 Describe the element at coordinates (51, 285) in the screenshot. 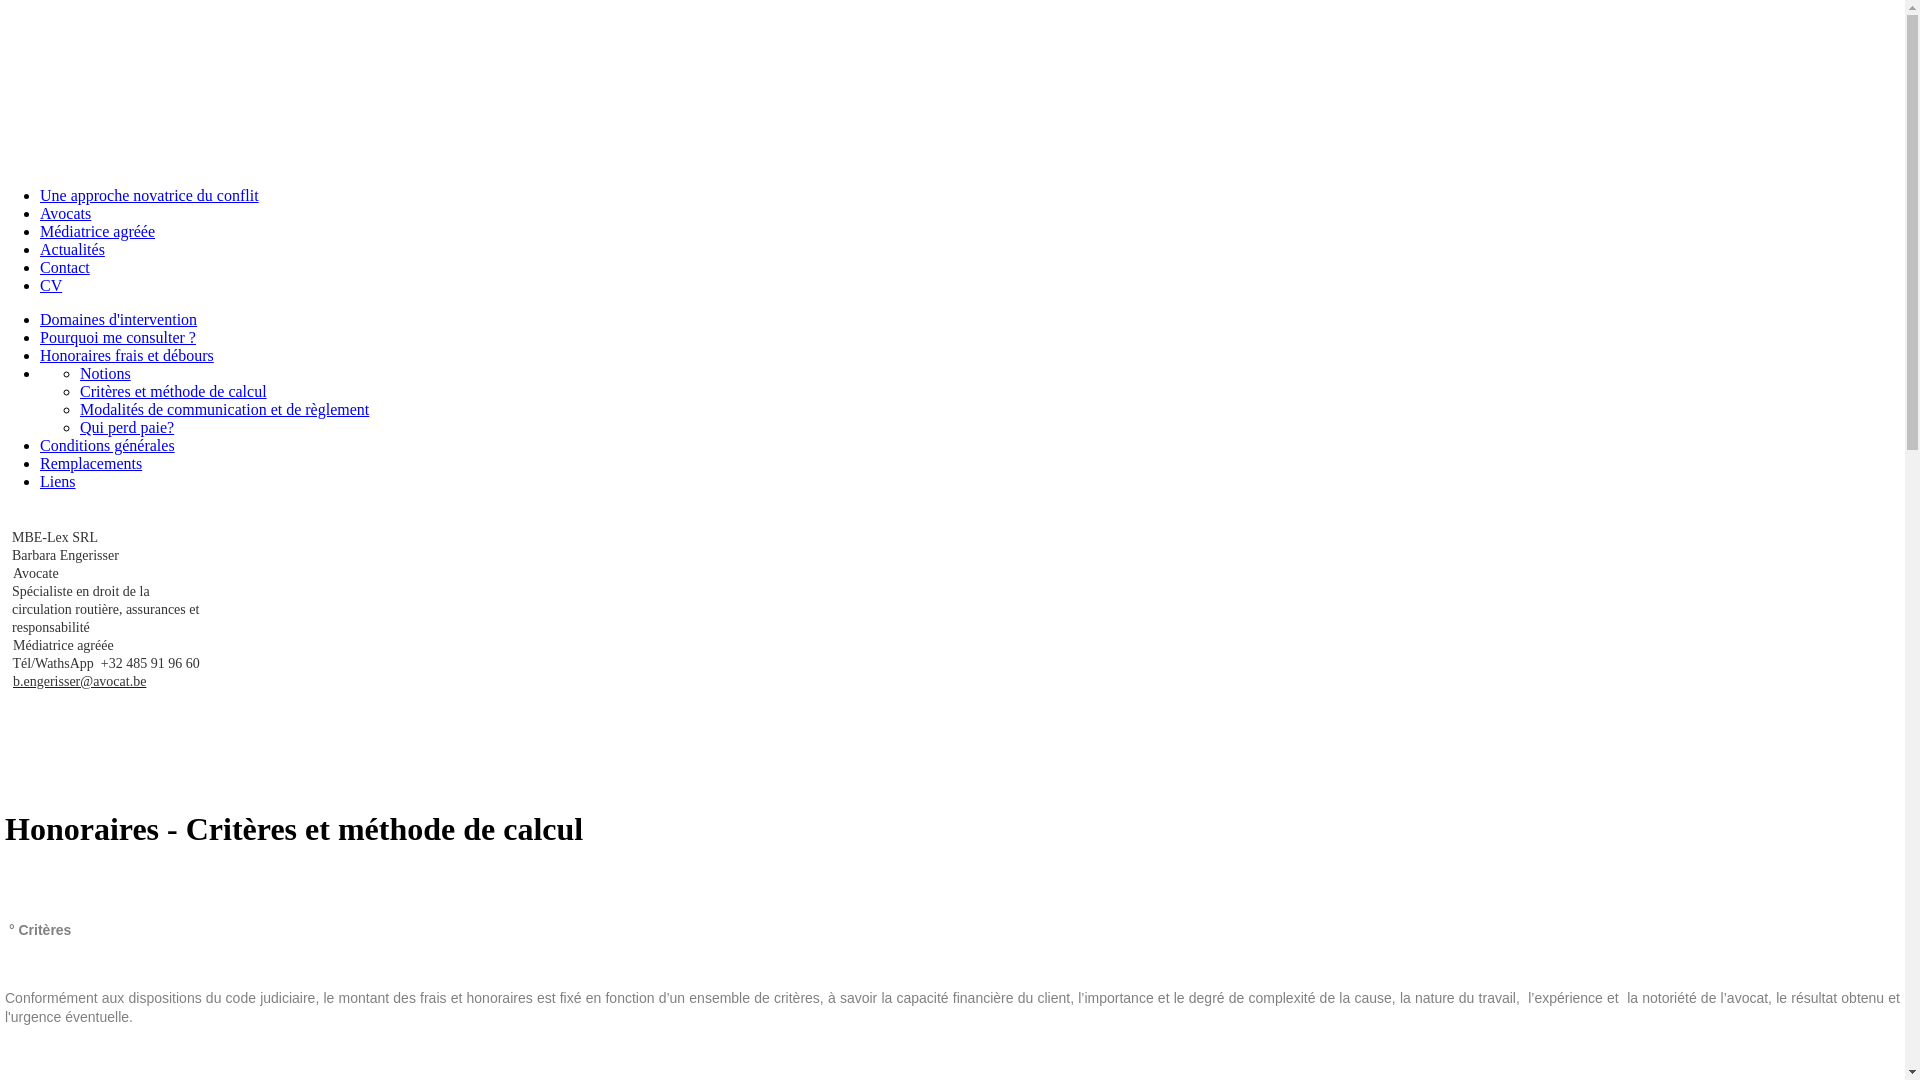

I see `'CV'` at that location.